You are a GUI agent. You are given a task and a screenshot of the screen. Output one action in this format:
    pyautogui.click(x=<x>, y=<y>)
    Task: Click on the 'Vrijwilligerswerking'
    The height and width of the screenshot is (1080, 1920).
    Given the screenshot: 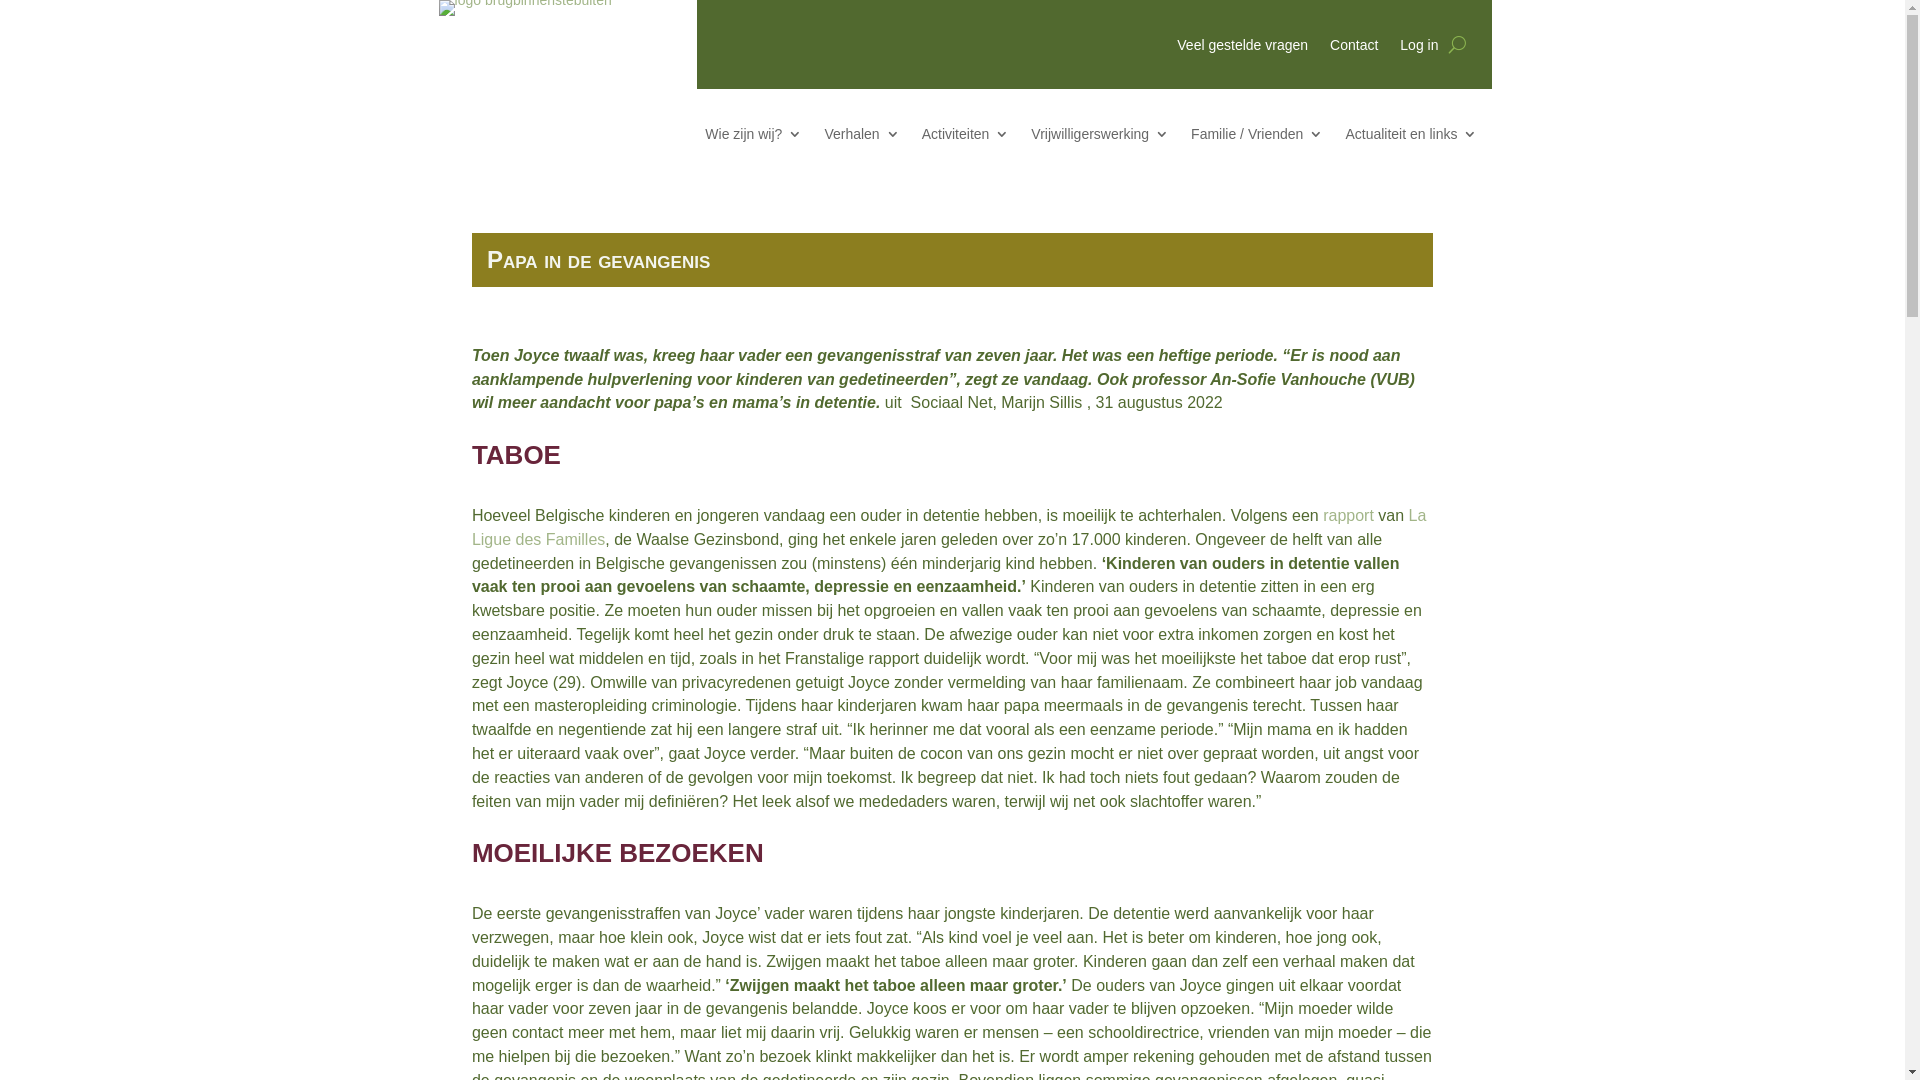 What is the action you would take?
    pyautogui.click(x=1098, y=137)
    